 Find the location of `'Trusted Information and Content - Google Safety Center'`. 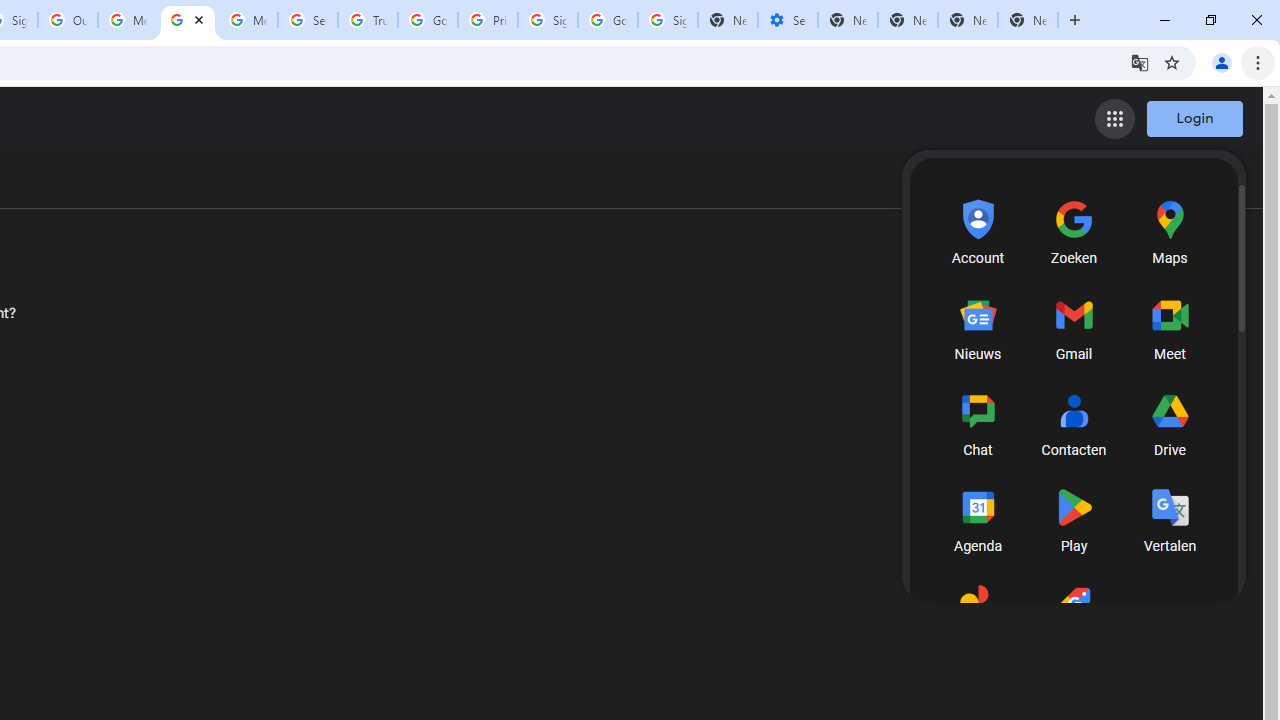

'Trusted Information and Content - Google Safety Center' is located at coordinates (368, 20).